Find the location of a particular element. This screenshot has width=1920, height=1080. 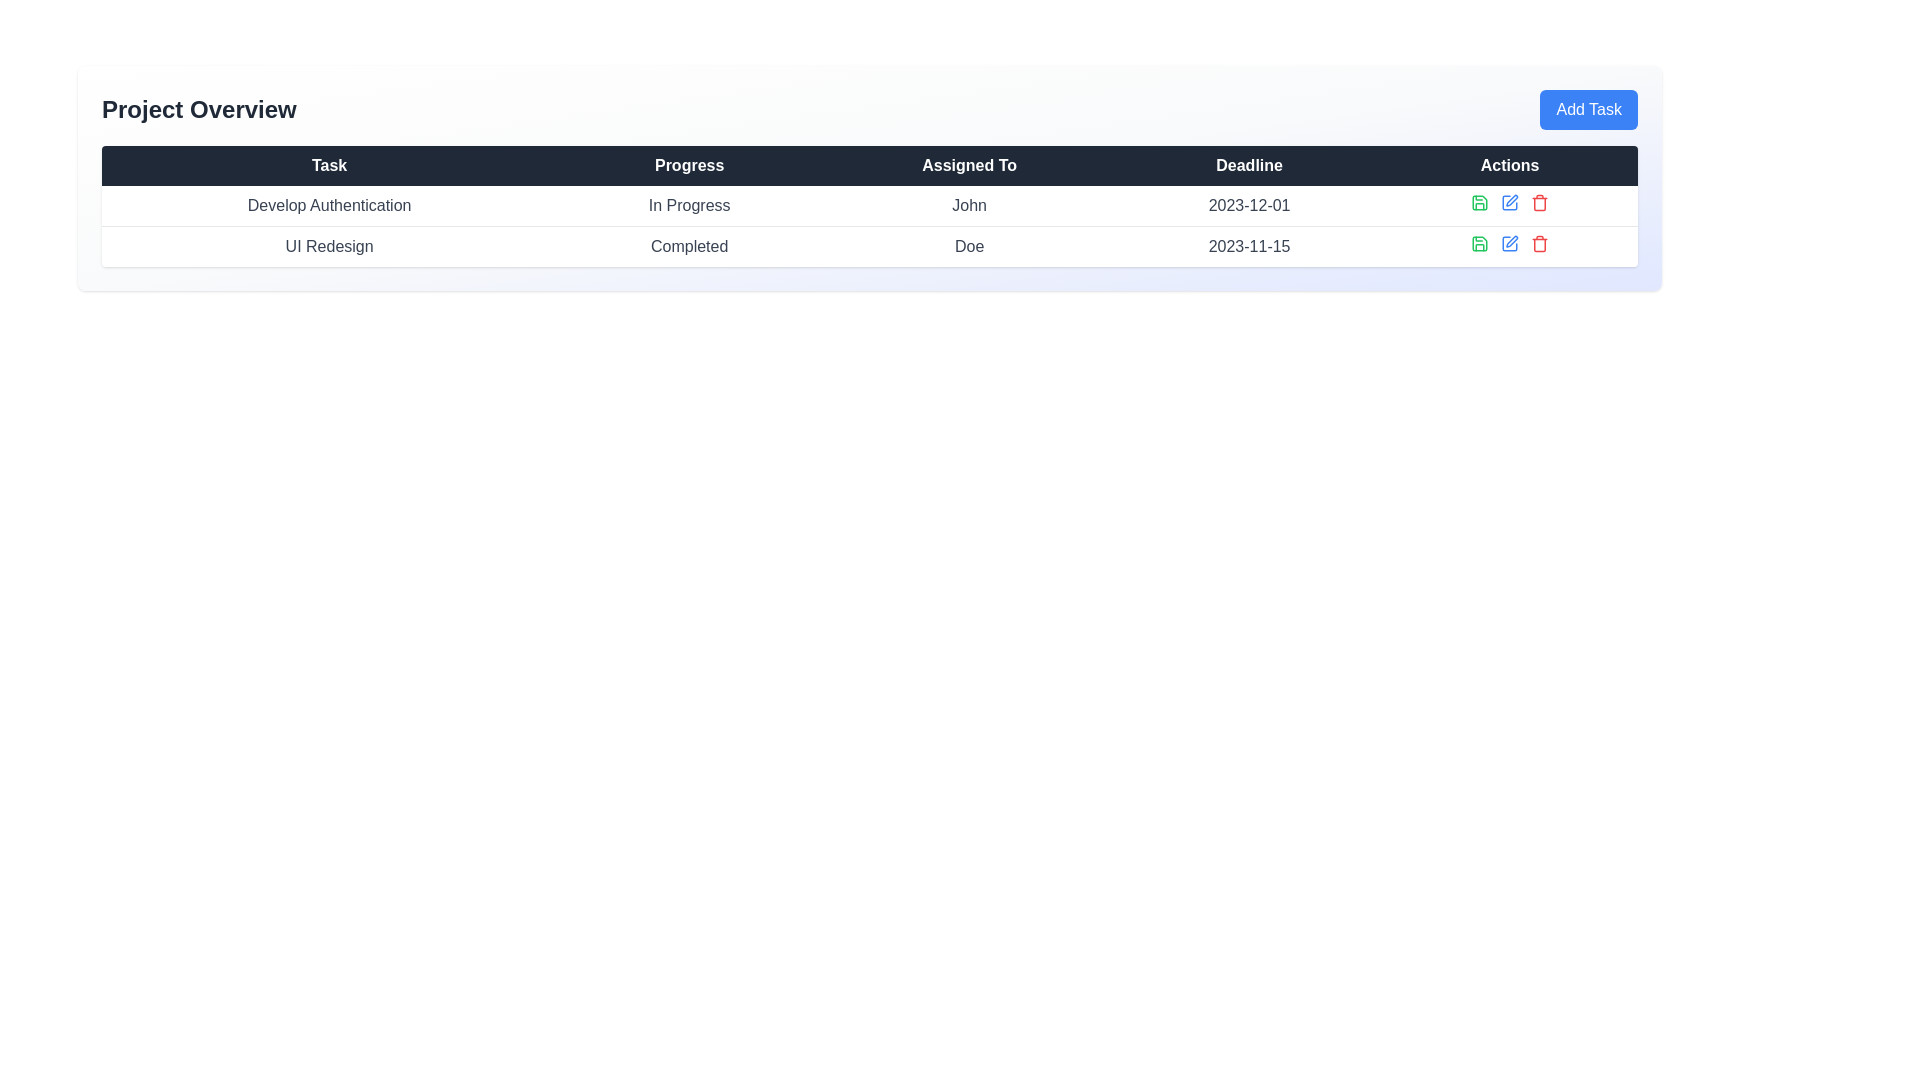

the edit icon, which is a square-shaped element located in the 'Actions' column of the second entry for the 'UI Redesign' task is located at coordinates (1510, 242).